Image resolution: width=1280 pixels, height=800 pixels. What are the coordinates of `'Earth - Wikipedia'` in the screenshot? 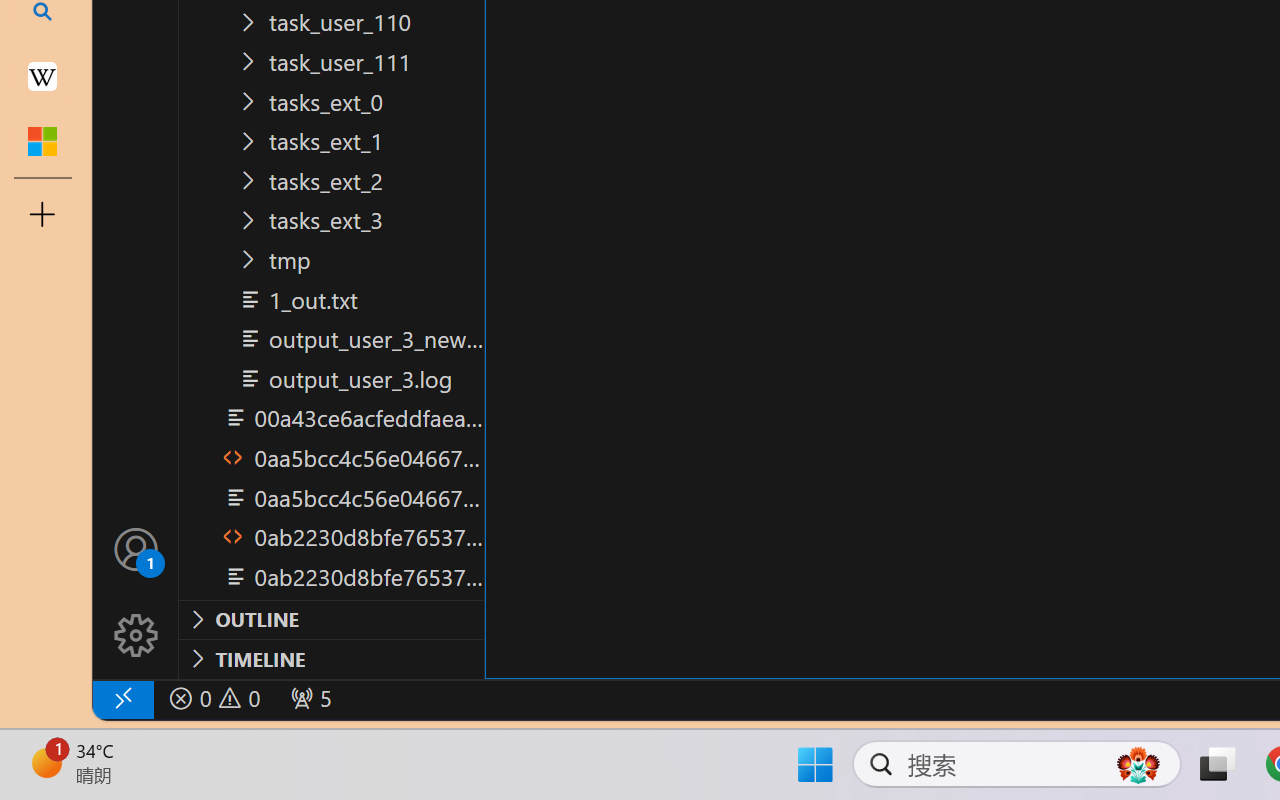 It's located at (42, 76).